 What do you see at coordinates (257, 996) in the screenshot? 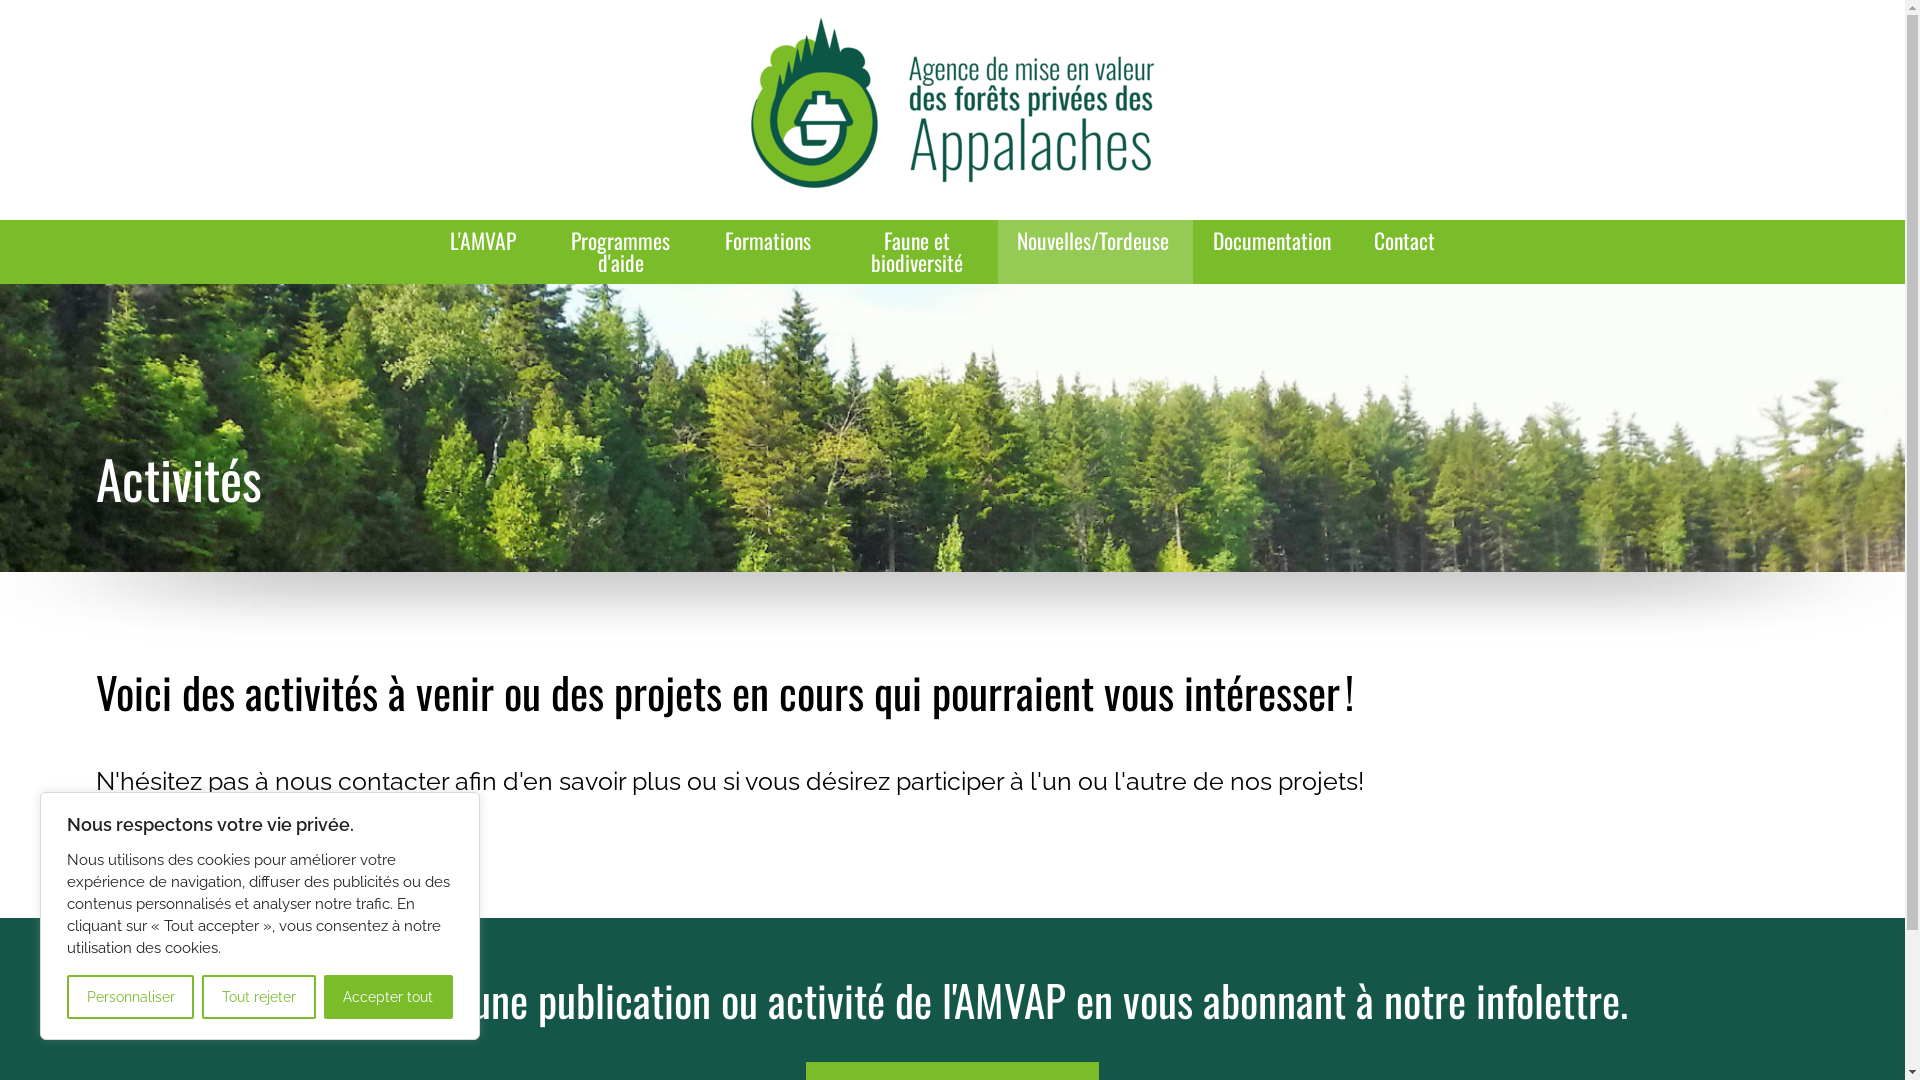
I see `'Tout rejeter'` at bounding box center [257, 996].